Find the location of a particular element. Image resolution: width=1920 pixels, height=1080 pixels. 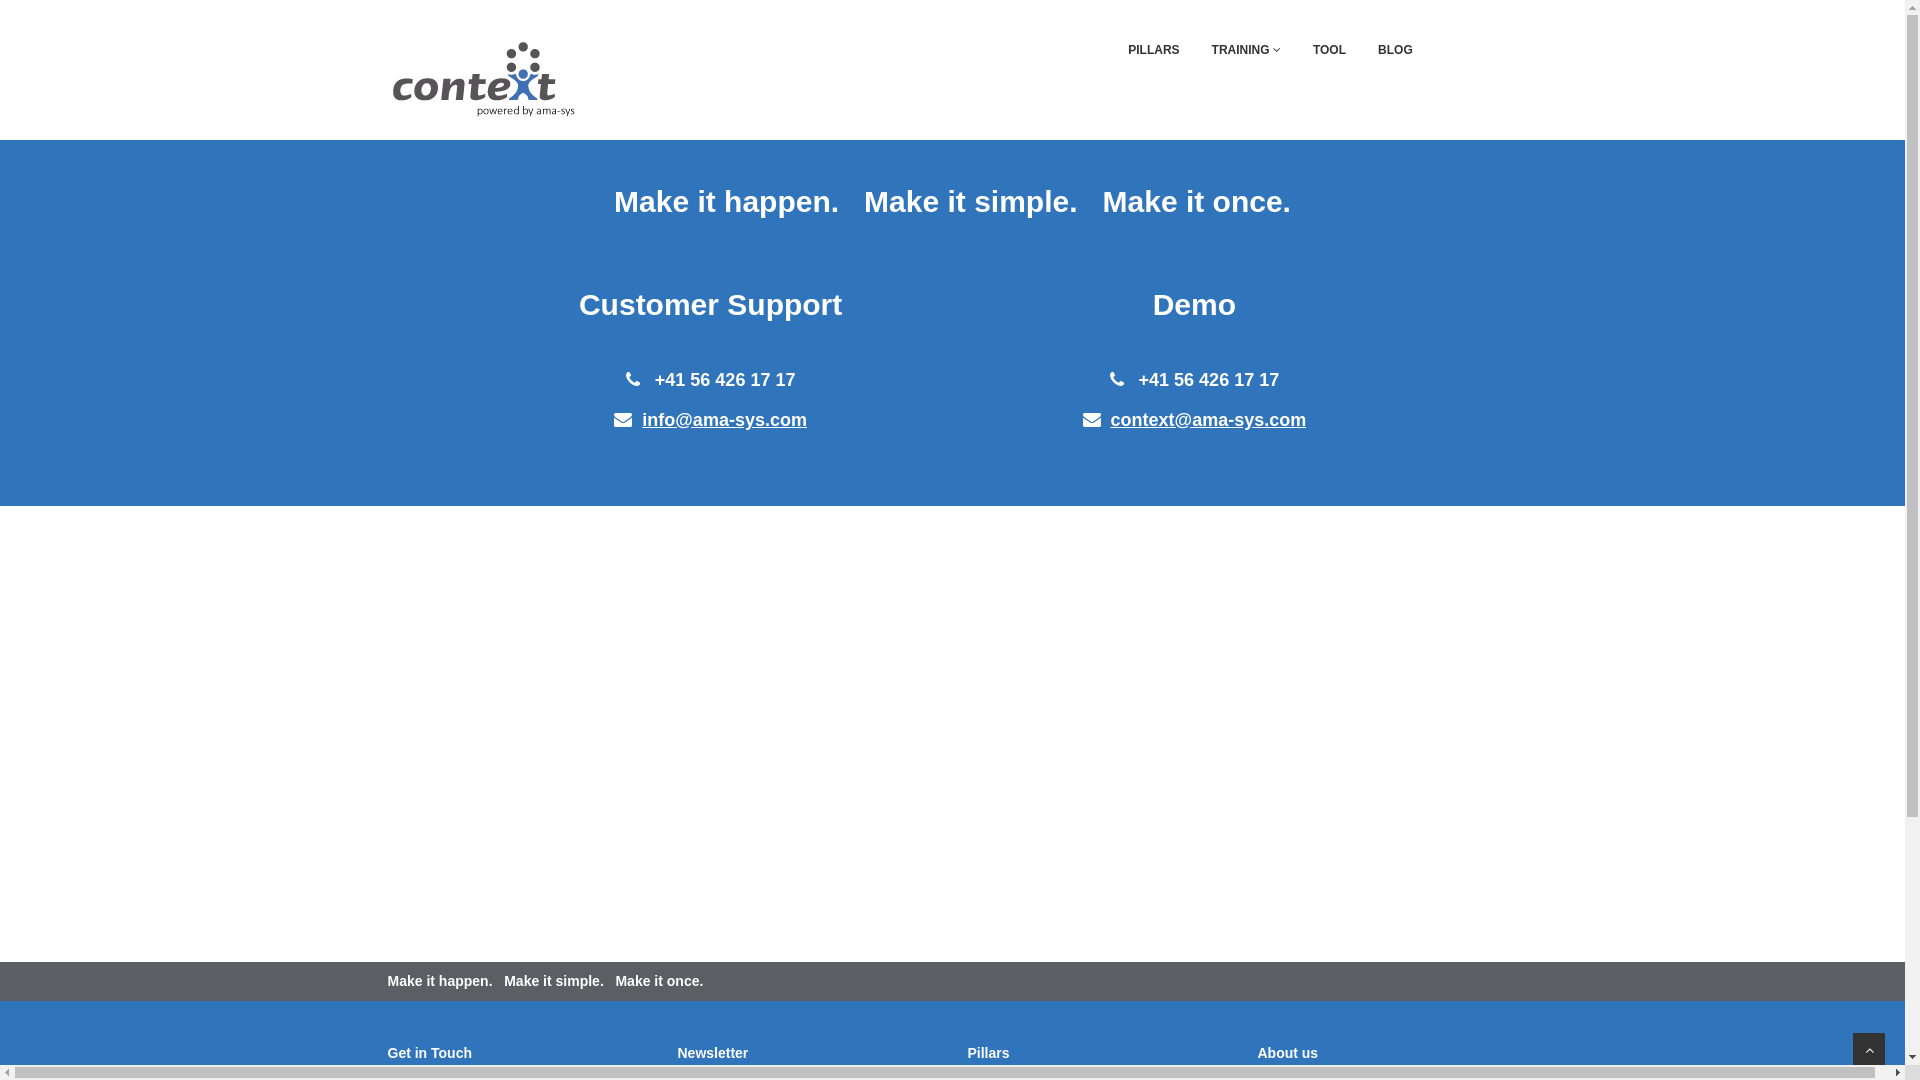

'context@ama-sys.com' is located at coordinates (1208, 419).